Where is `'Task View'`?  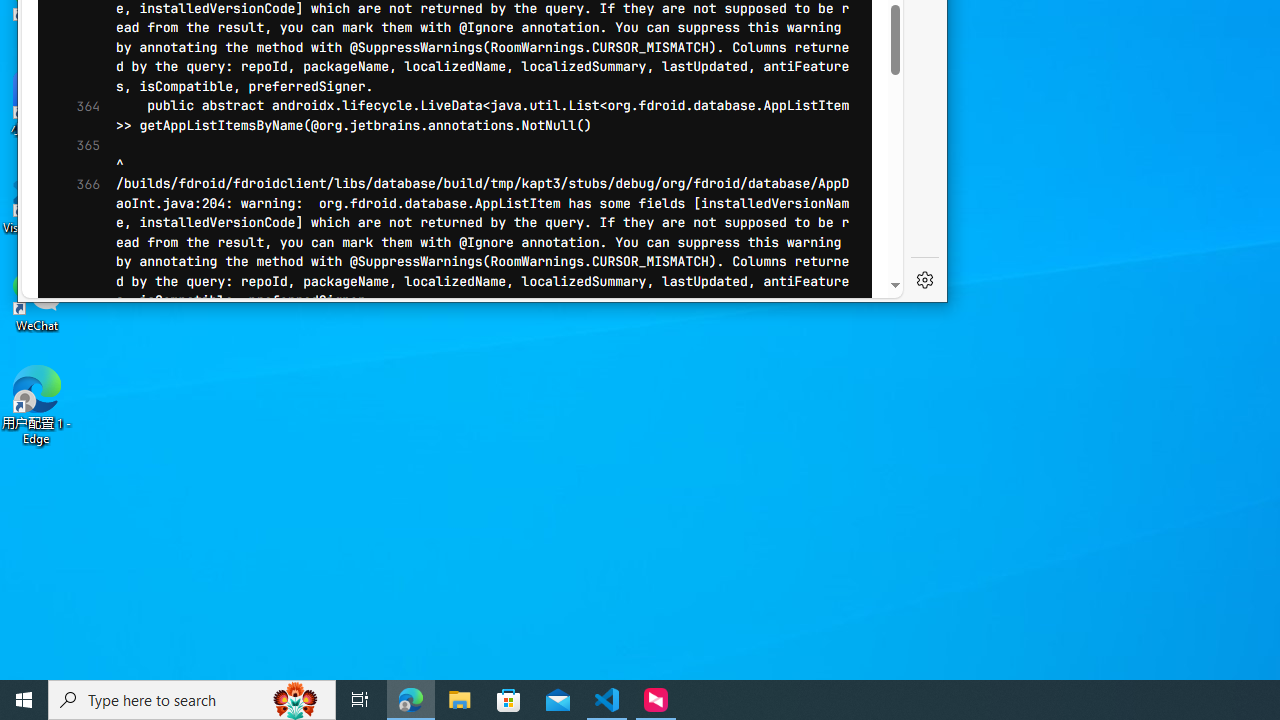 'Task View' is located at coordinates (359, 698).